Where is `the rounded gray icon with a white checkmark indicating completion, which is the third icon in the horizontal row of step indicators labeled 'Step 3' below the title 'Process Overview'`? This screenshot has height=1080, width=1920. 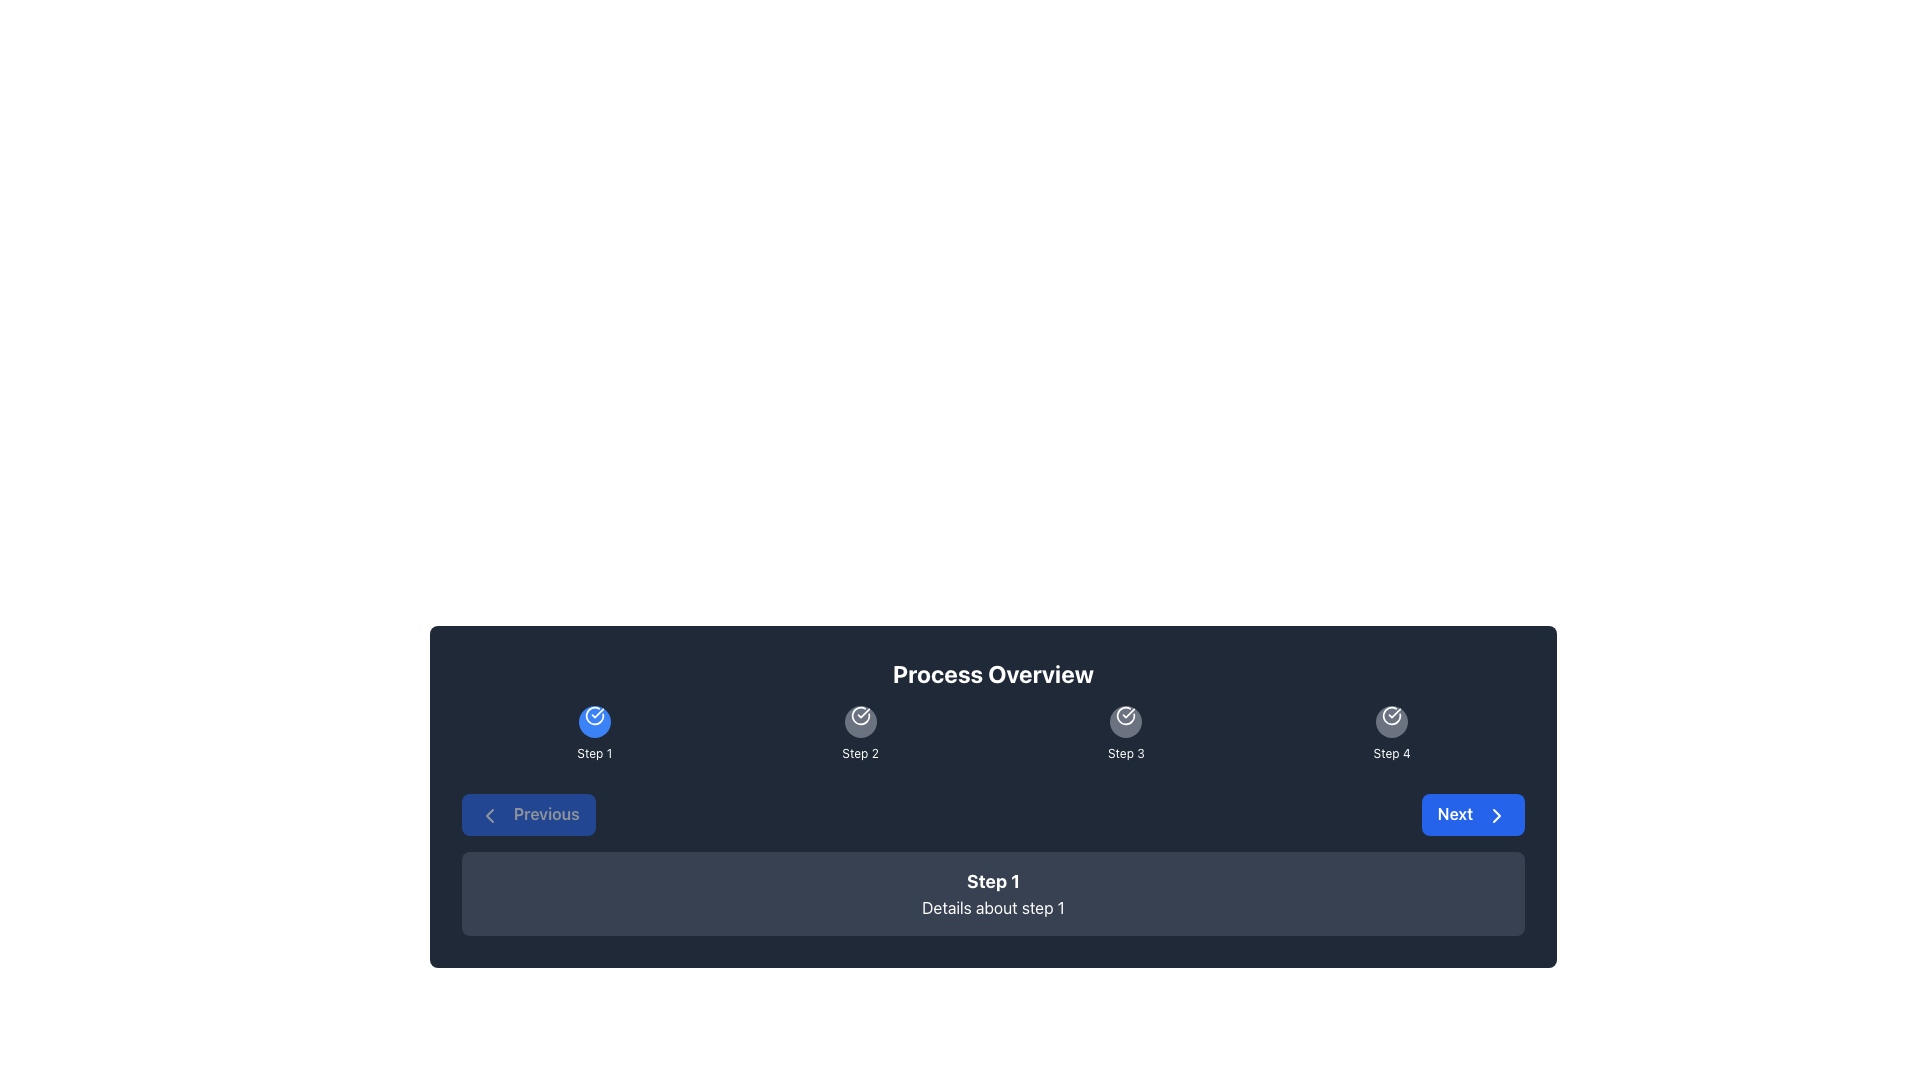
the rounded gray icon with a white checkmark indicating completion, which is the third icon in the horizontal row of step indicators labeled 'Step 3' below the title 'Process Overview' is located at coordinates (1126, 721).